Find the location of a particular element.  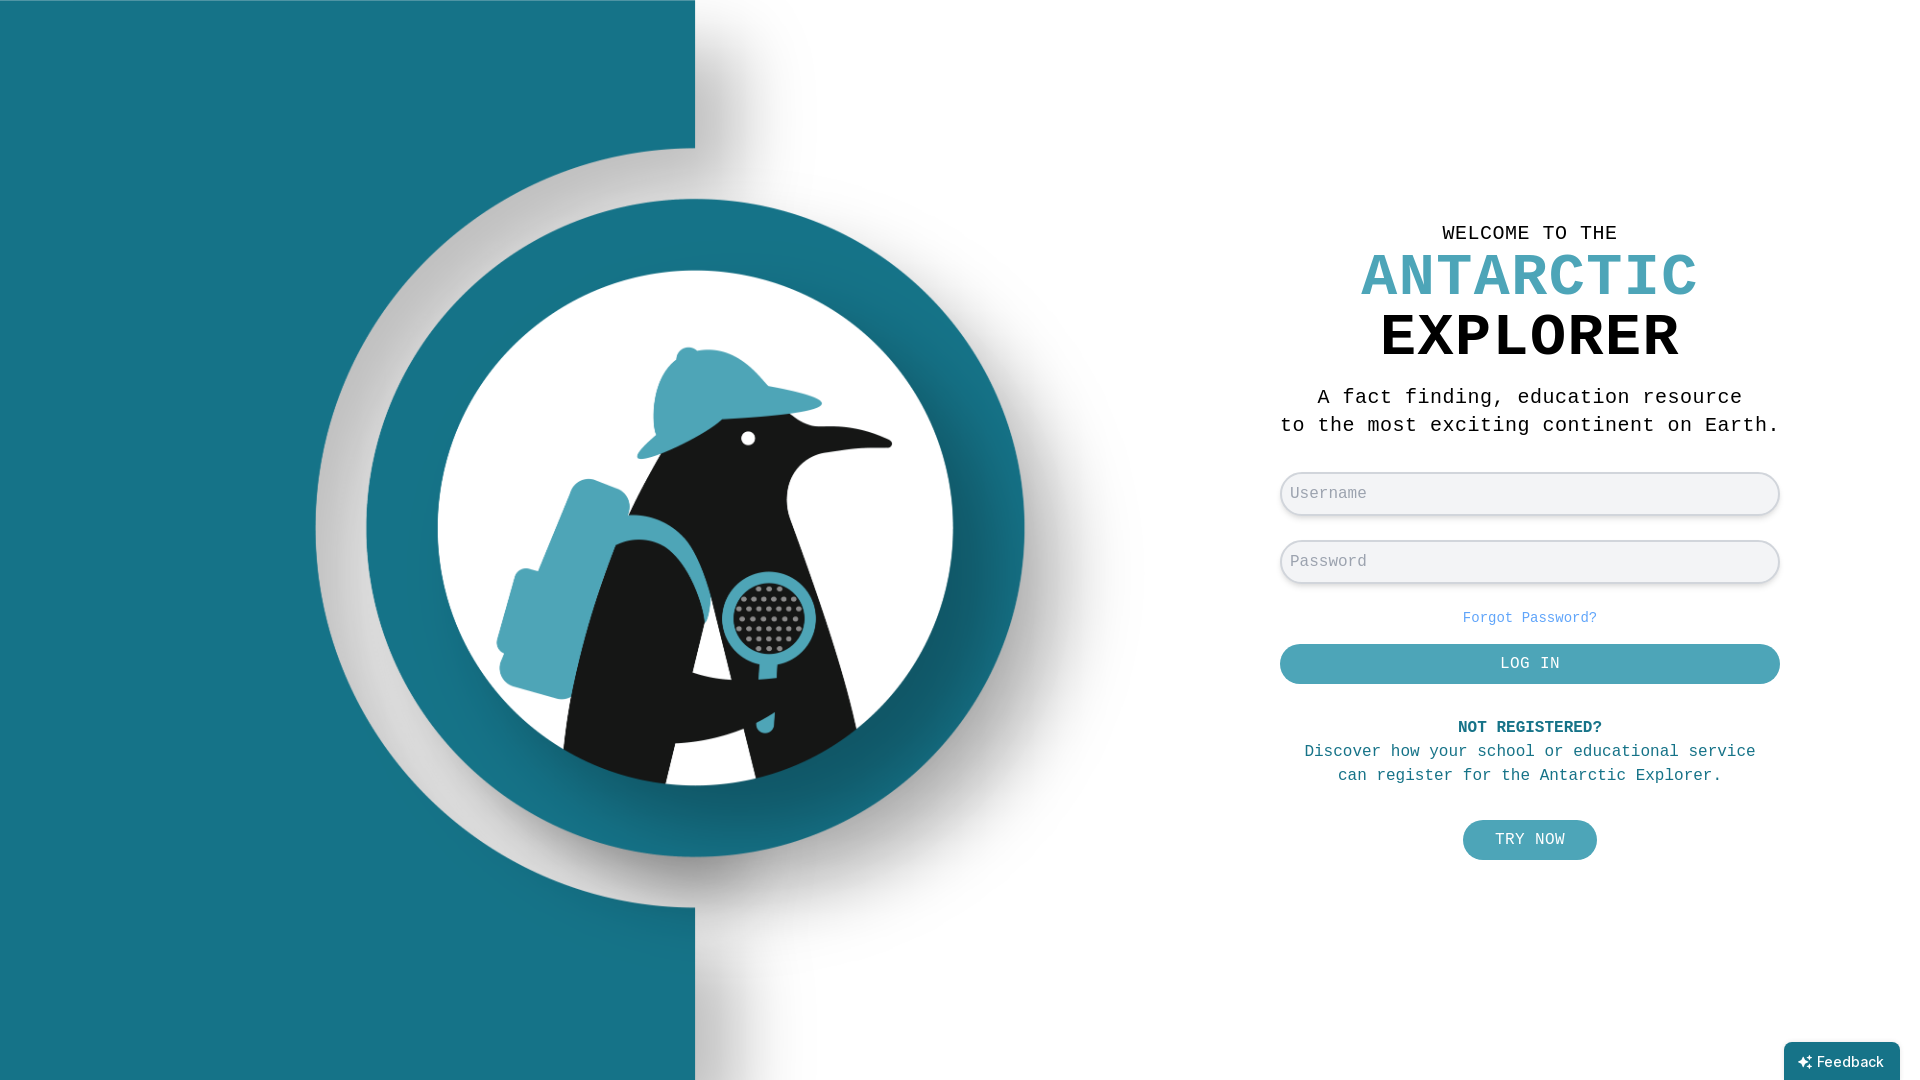

'LOG IN' is located at coordinates (1529, 663).